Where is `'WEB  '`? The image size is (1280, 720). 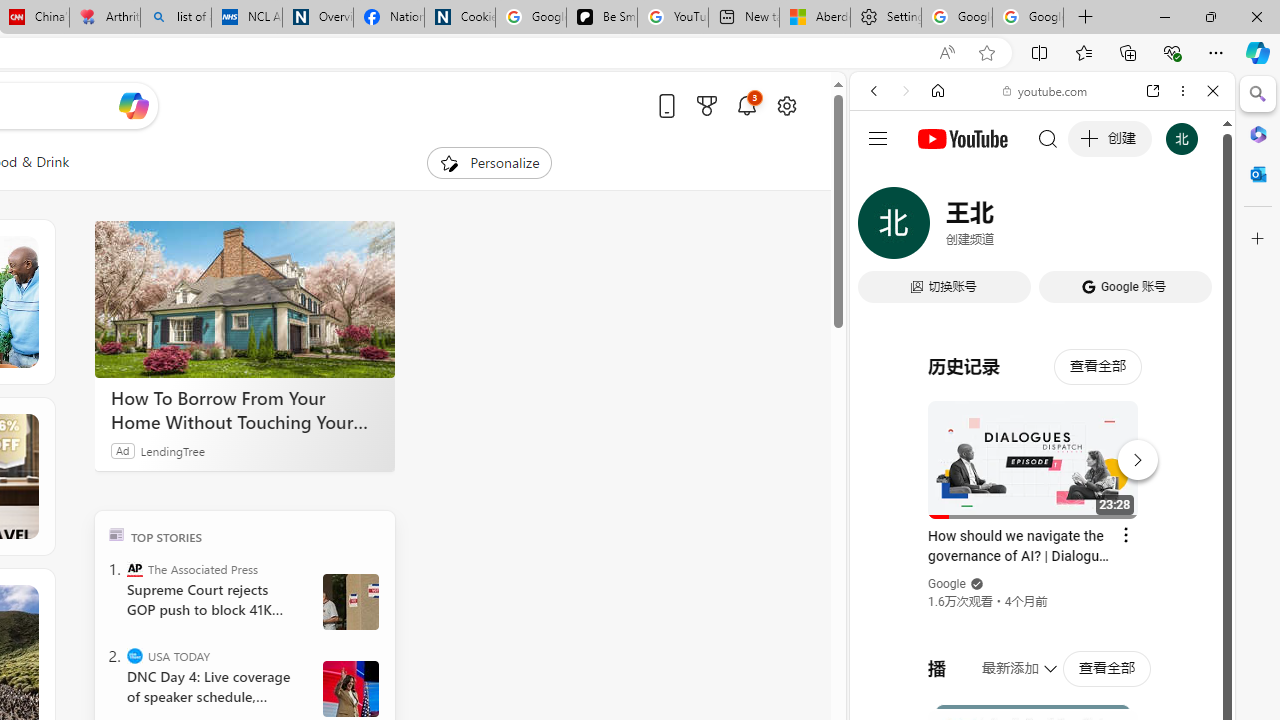
'WEB  ' is located at coordinates (881, 227).